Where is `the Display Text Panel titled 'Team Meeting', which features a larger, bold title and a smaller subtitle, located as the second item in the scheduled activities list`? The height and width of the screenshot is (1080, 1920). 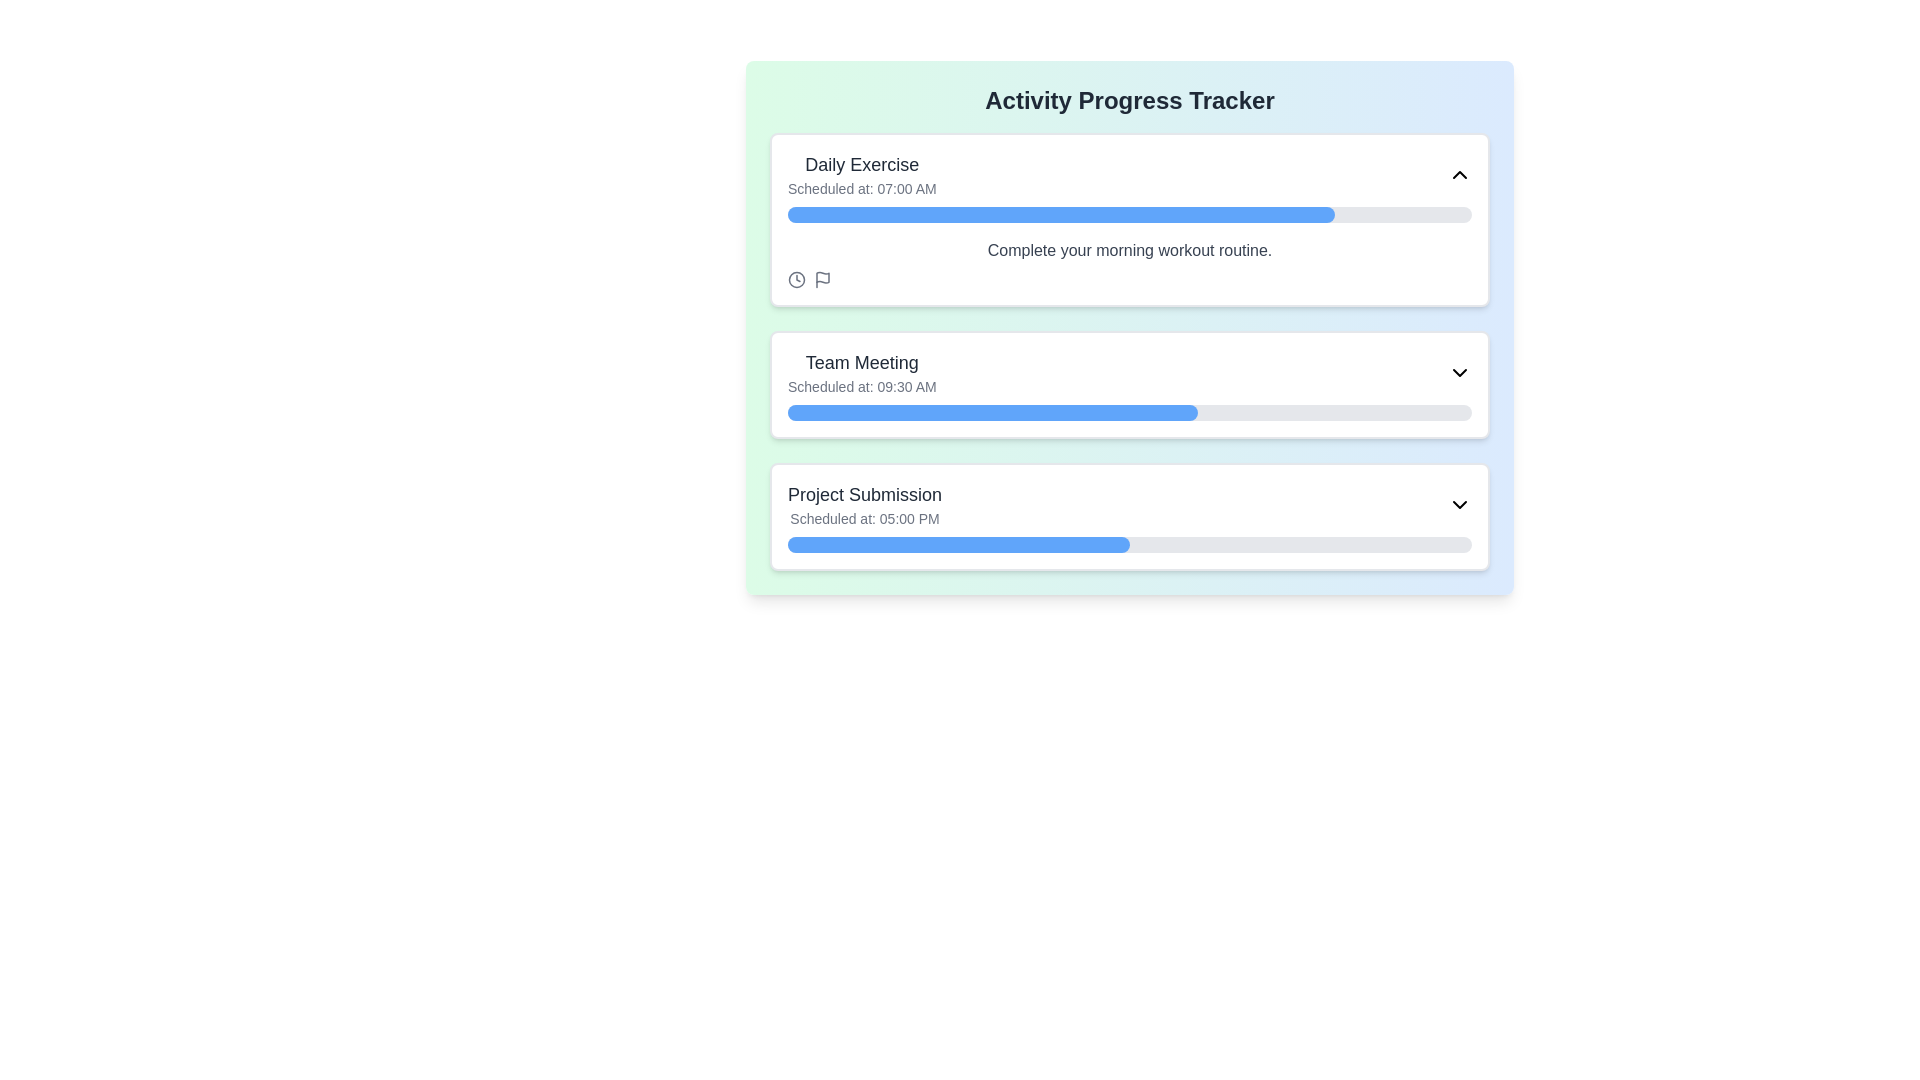
the Display Text Panel titled 'Team Meeting', which features a larger, bold title and a smaller subtitle, located as the second item in the scheduled activities list is located at coordinates (862, 373).